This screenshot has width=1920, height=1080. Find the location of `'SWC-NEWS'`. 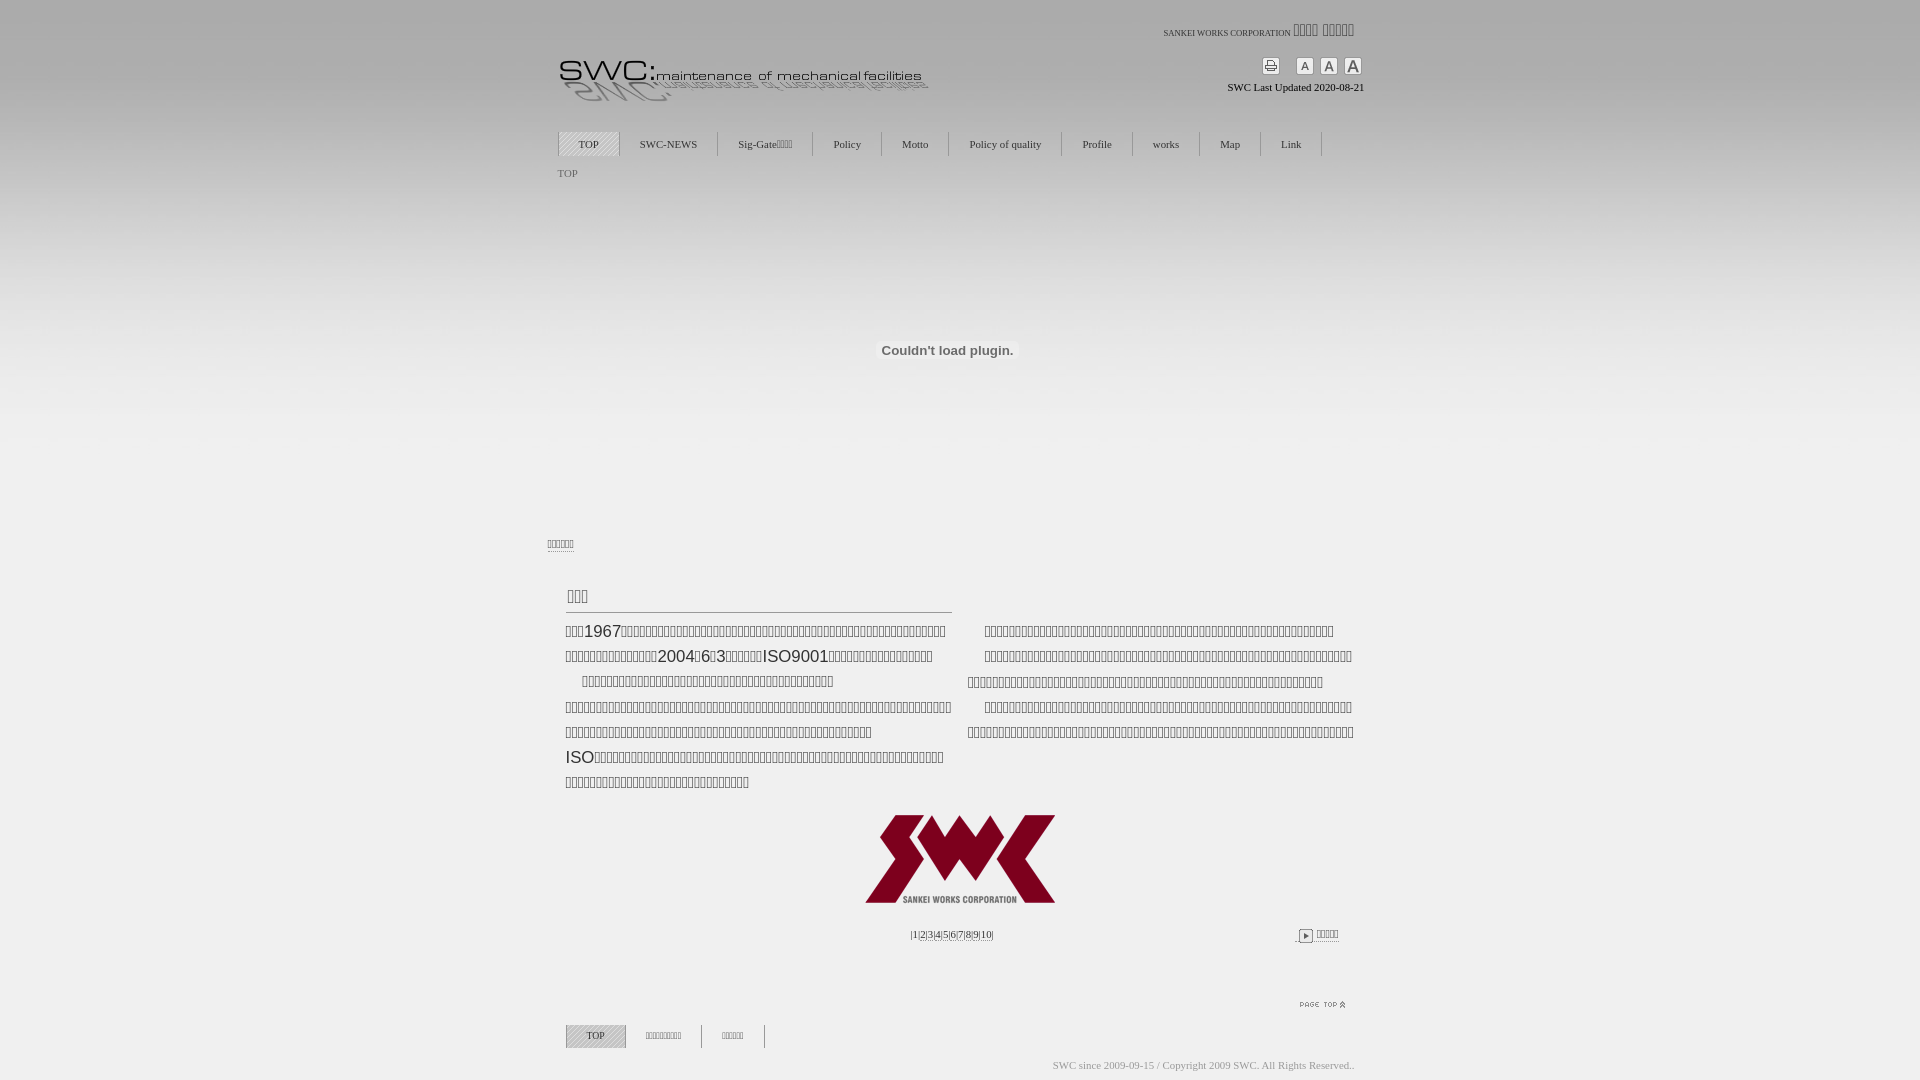

'SWC-NEWS' is located at coordinates (668, 142).